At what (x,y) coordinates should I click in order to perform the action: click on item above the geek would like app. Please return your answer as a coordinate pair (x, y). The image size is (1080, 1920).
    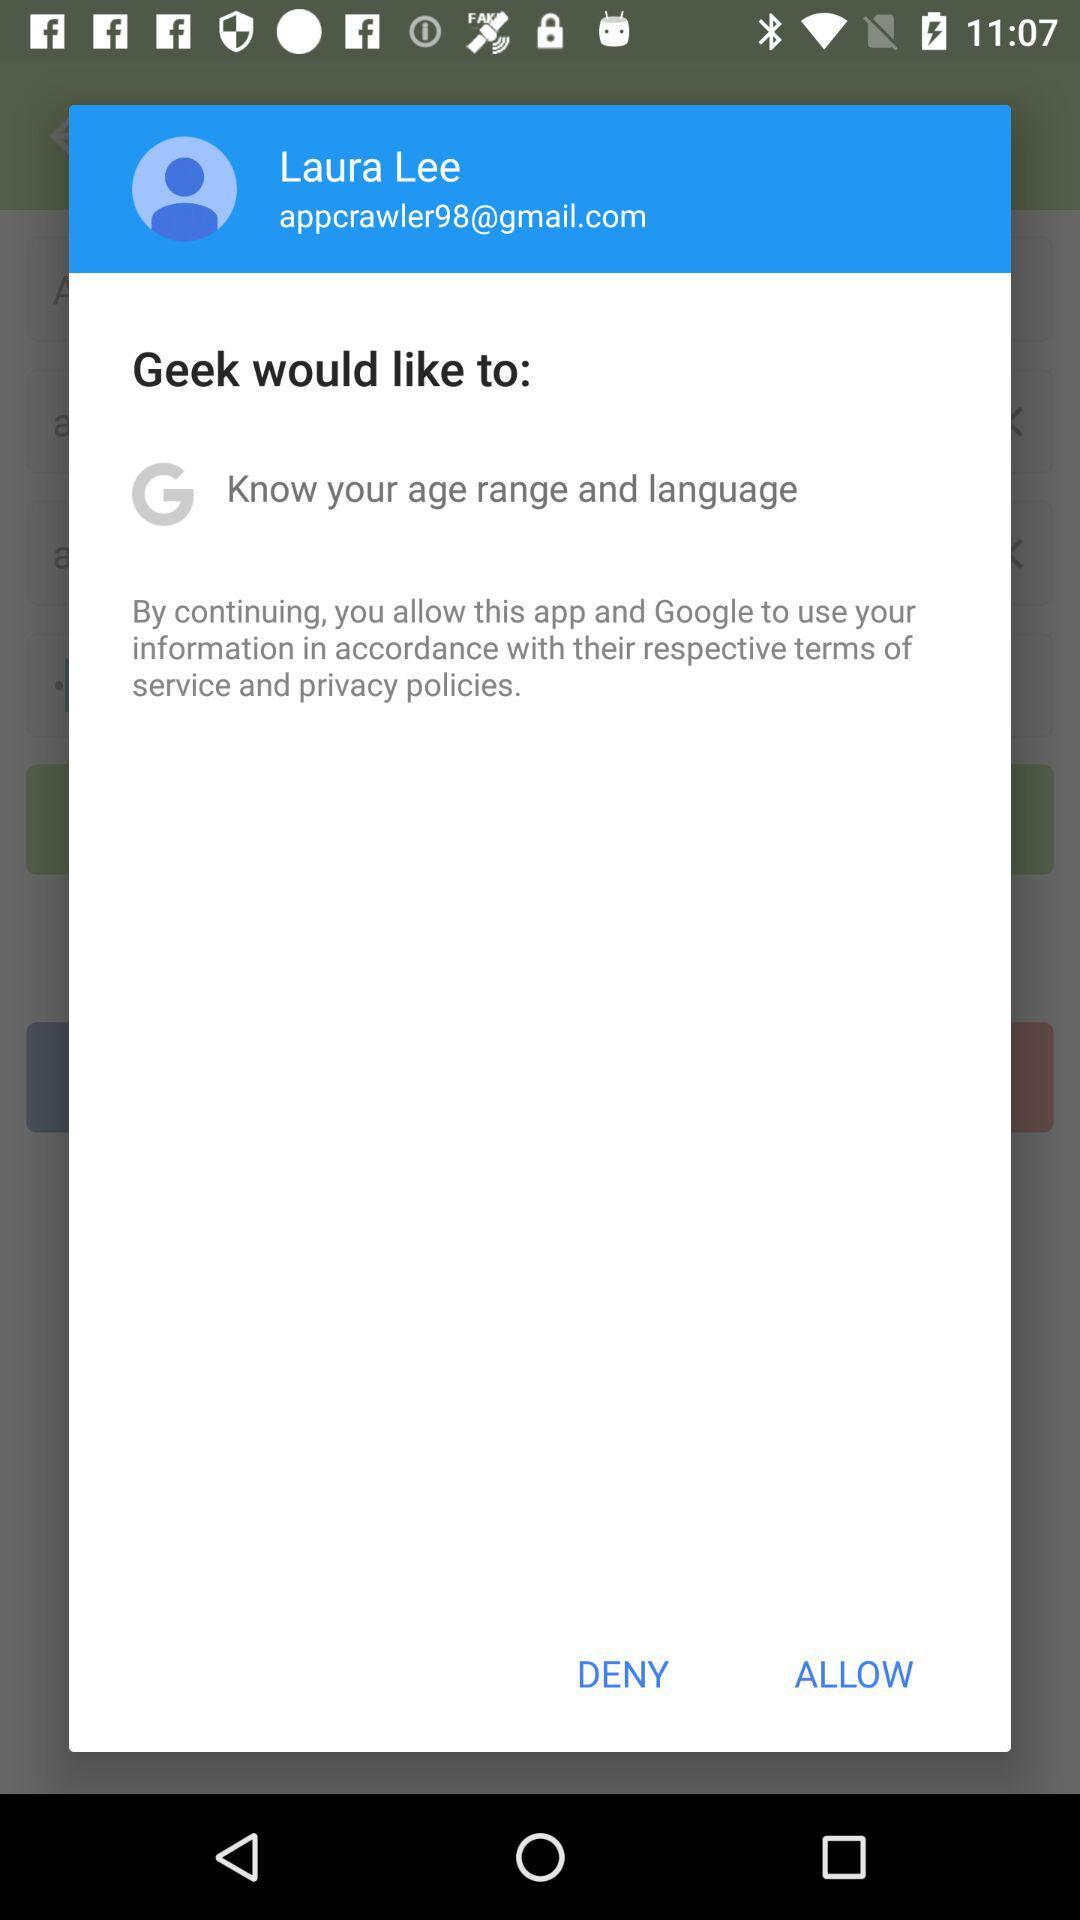
    Looking at the image, I should click on (184, 188).